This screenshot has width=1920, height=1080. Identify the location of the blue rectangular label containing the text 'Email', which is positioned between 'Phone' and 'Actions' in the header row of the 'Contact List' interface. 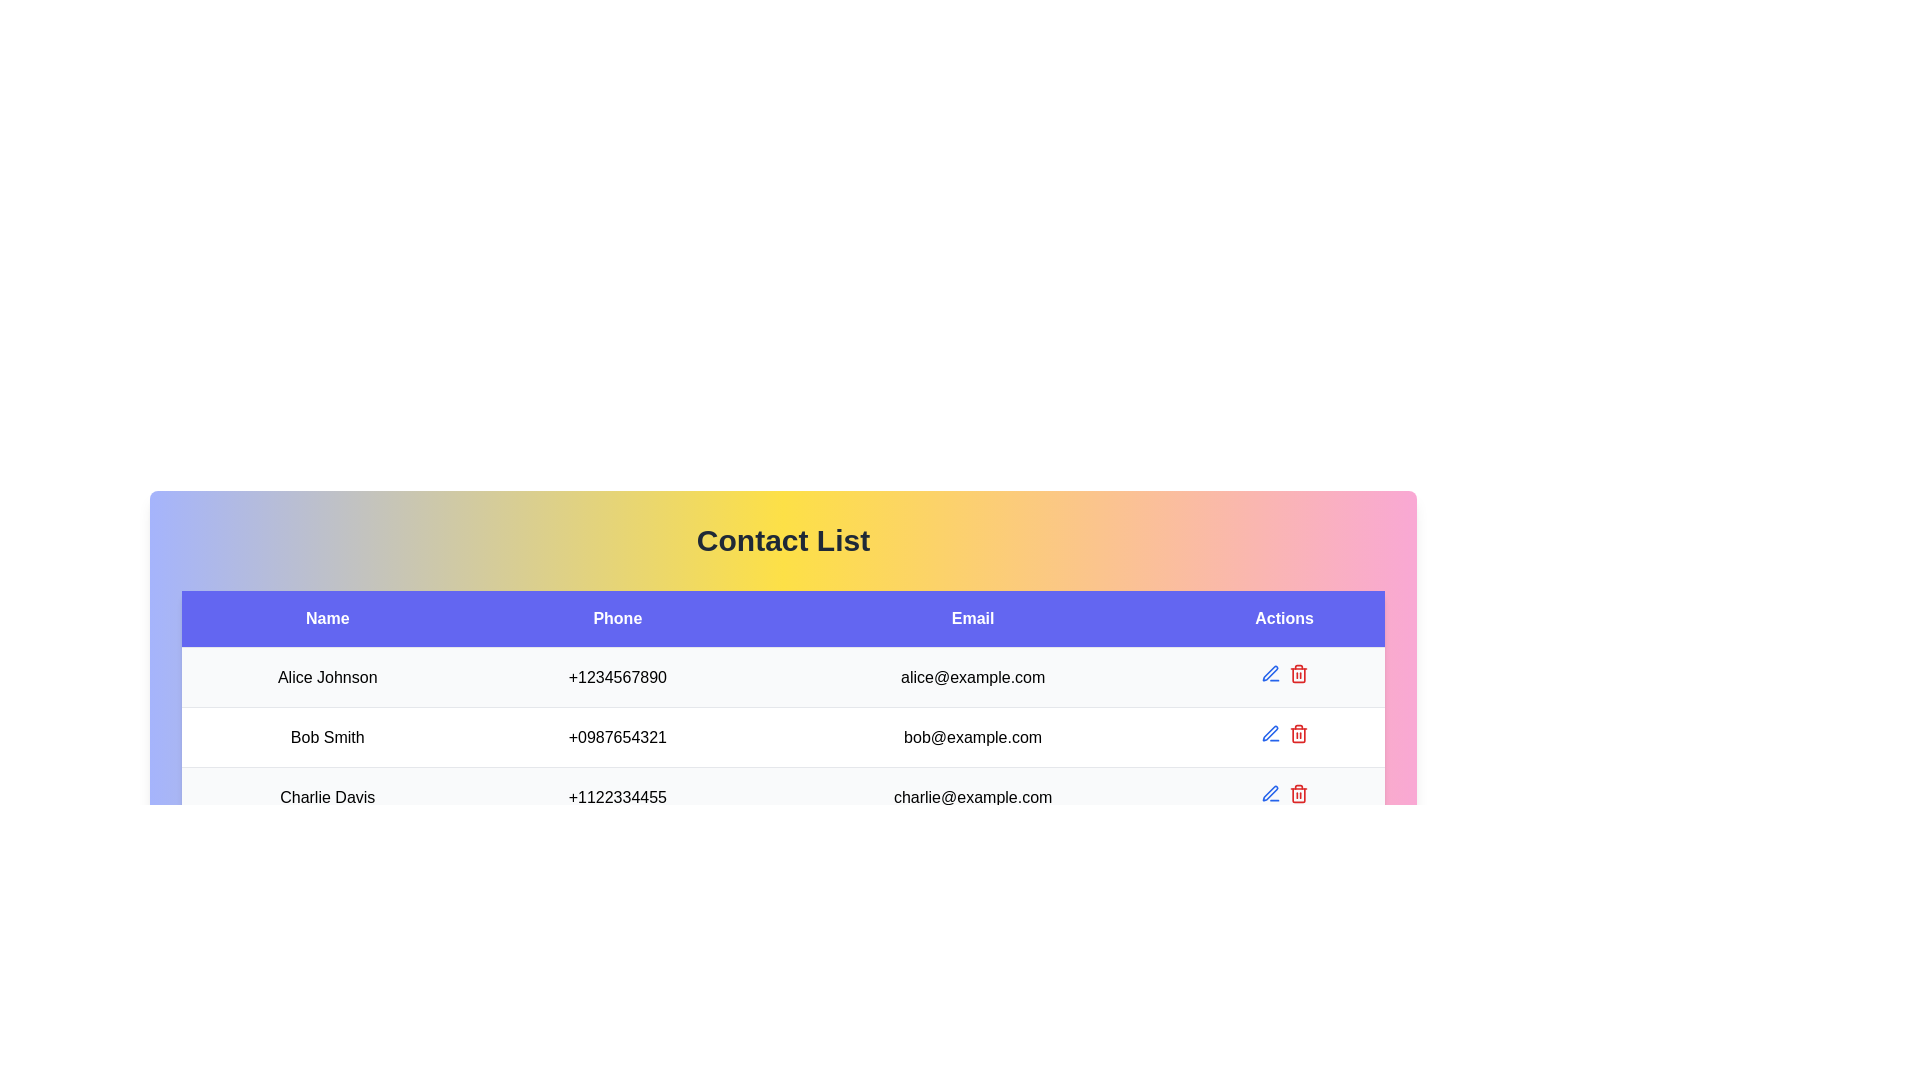
(973, 618).